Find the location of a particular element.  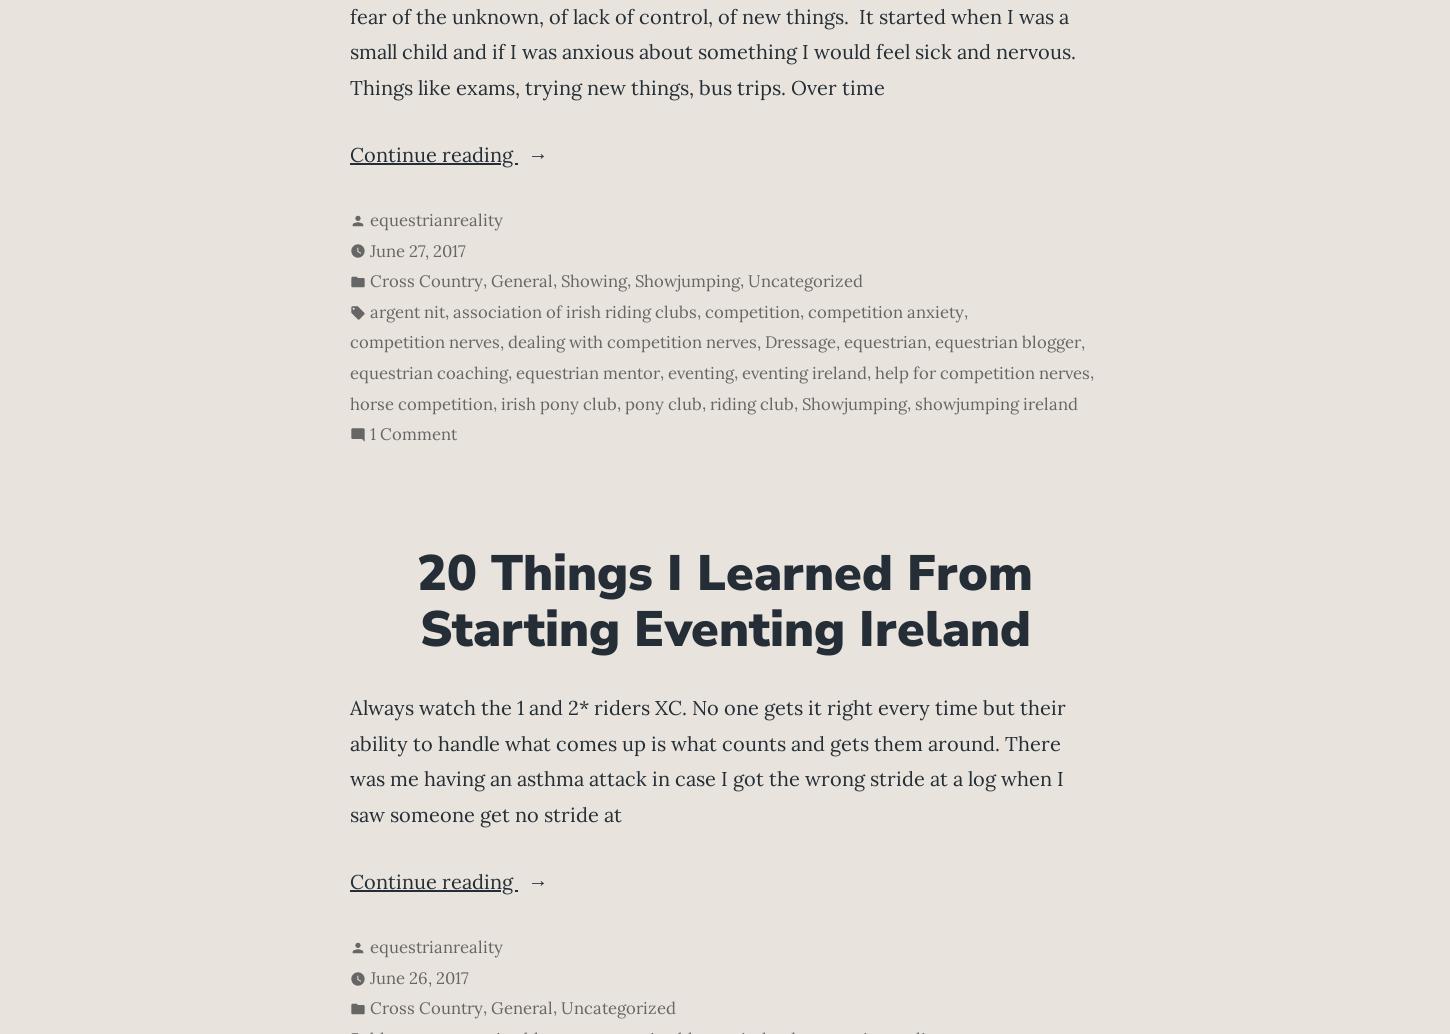

'equestrian blogger' is located at coordinates (1008, 341).